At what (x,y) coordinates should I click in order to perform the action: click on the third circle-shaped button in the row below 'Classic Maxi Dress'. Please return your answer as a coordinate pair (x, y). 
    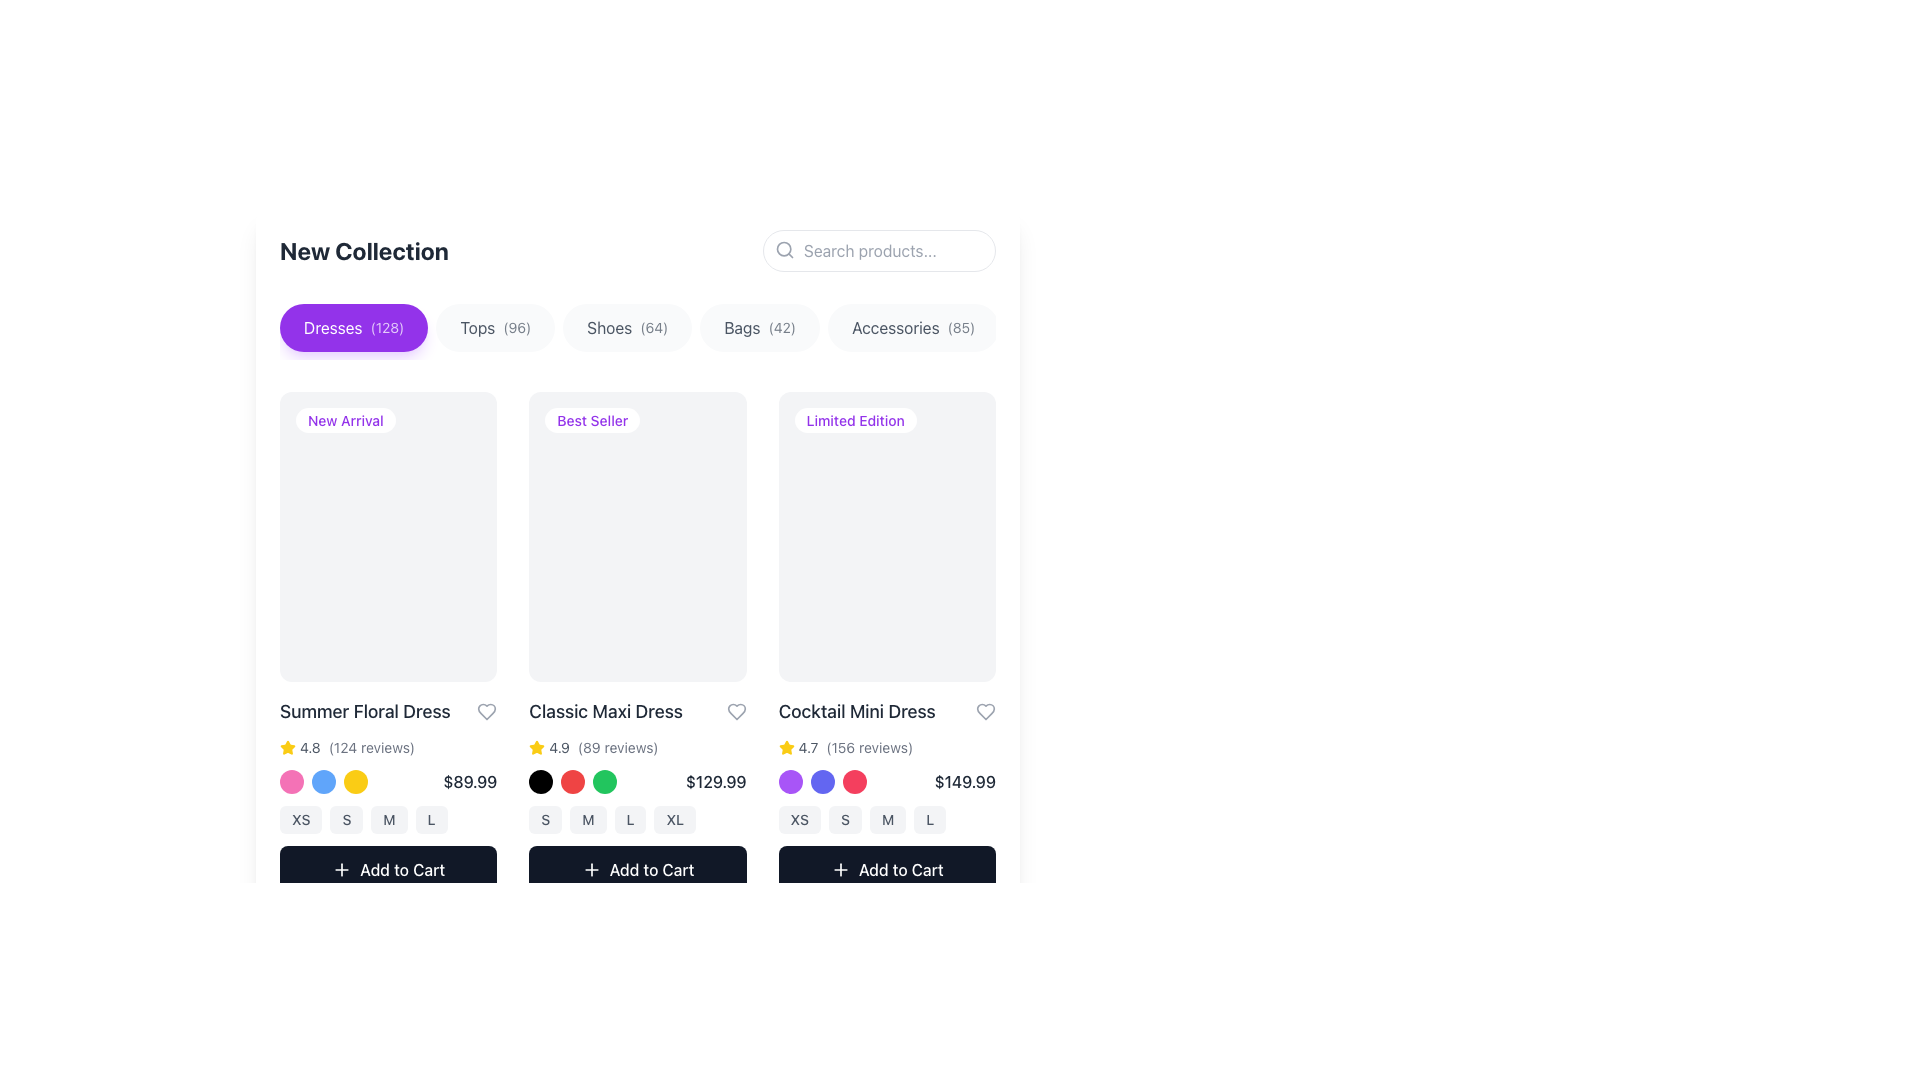
    Looking at the image, I should click on (604, 780).